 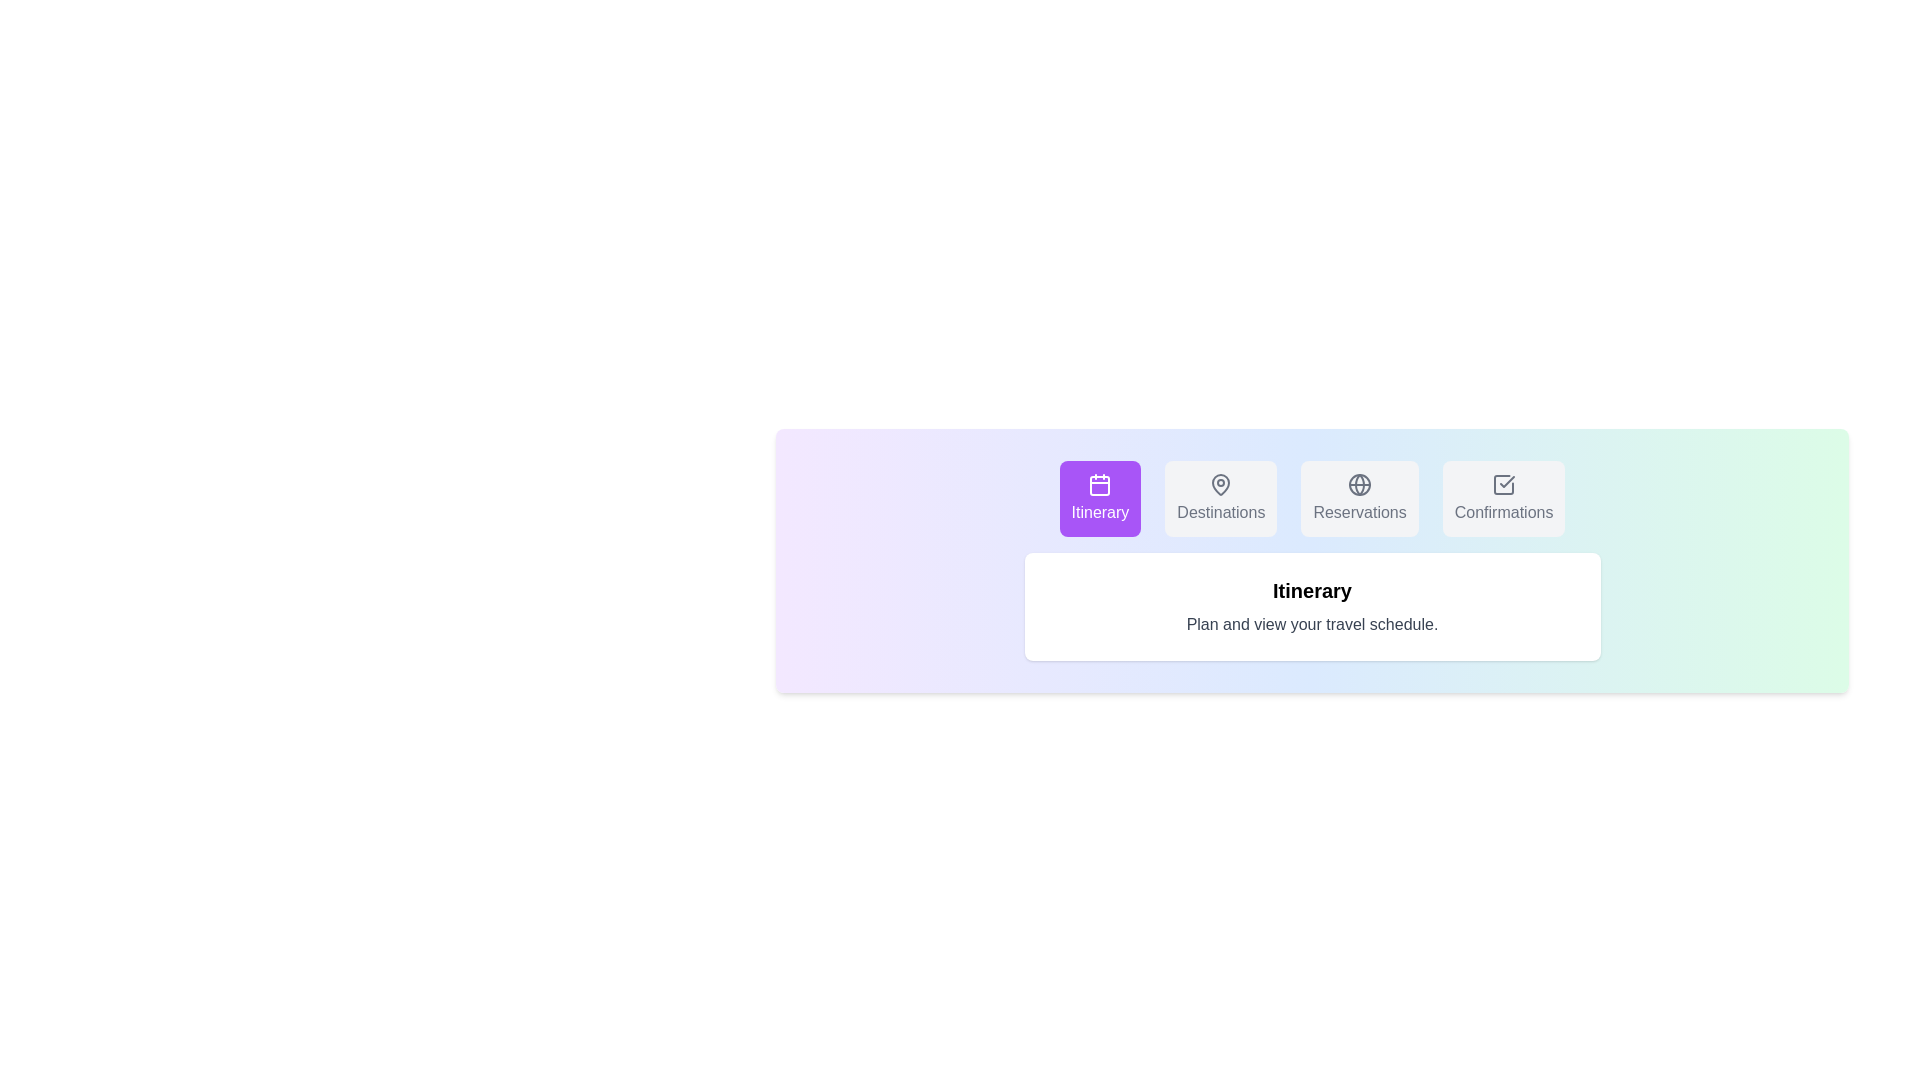 I want to click on the Confirmations tab to switch views, so click(x=1504, y=497).